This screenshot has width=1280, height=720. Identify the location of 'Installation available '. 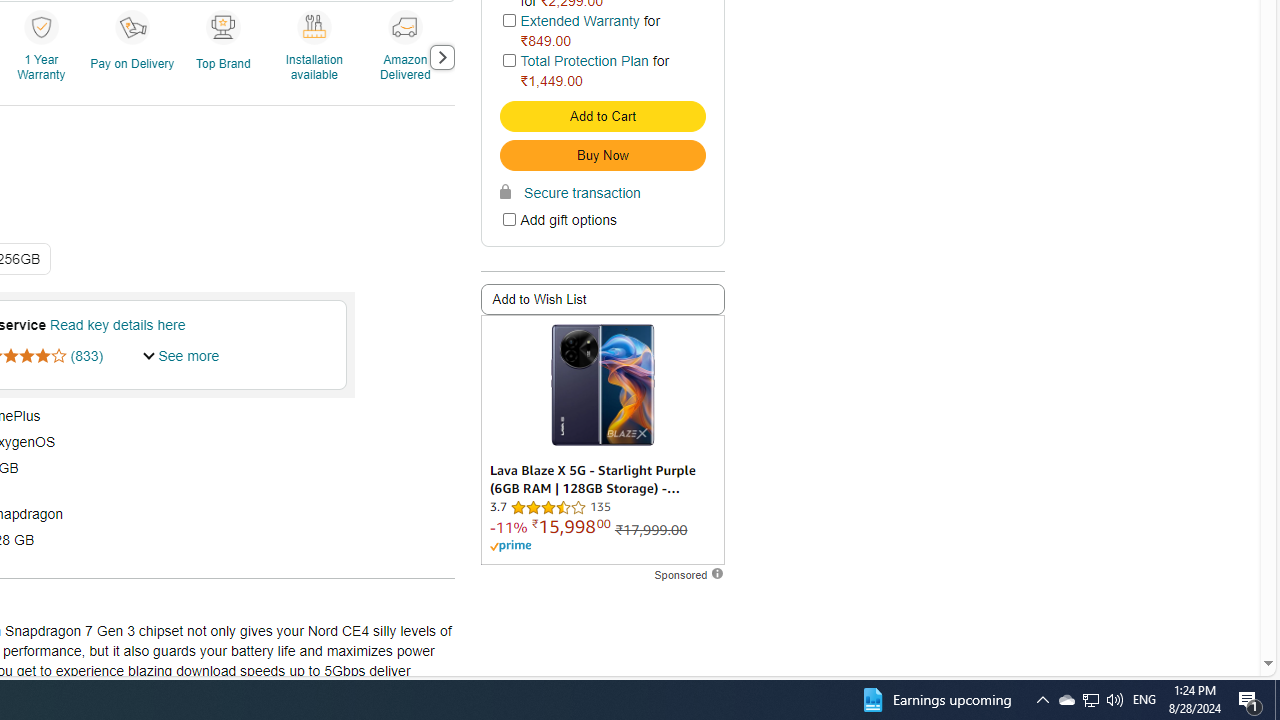
(312, 26).